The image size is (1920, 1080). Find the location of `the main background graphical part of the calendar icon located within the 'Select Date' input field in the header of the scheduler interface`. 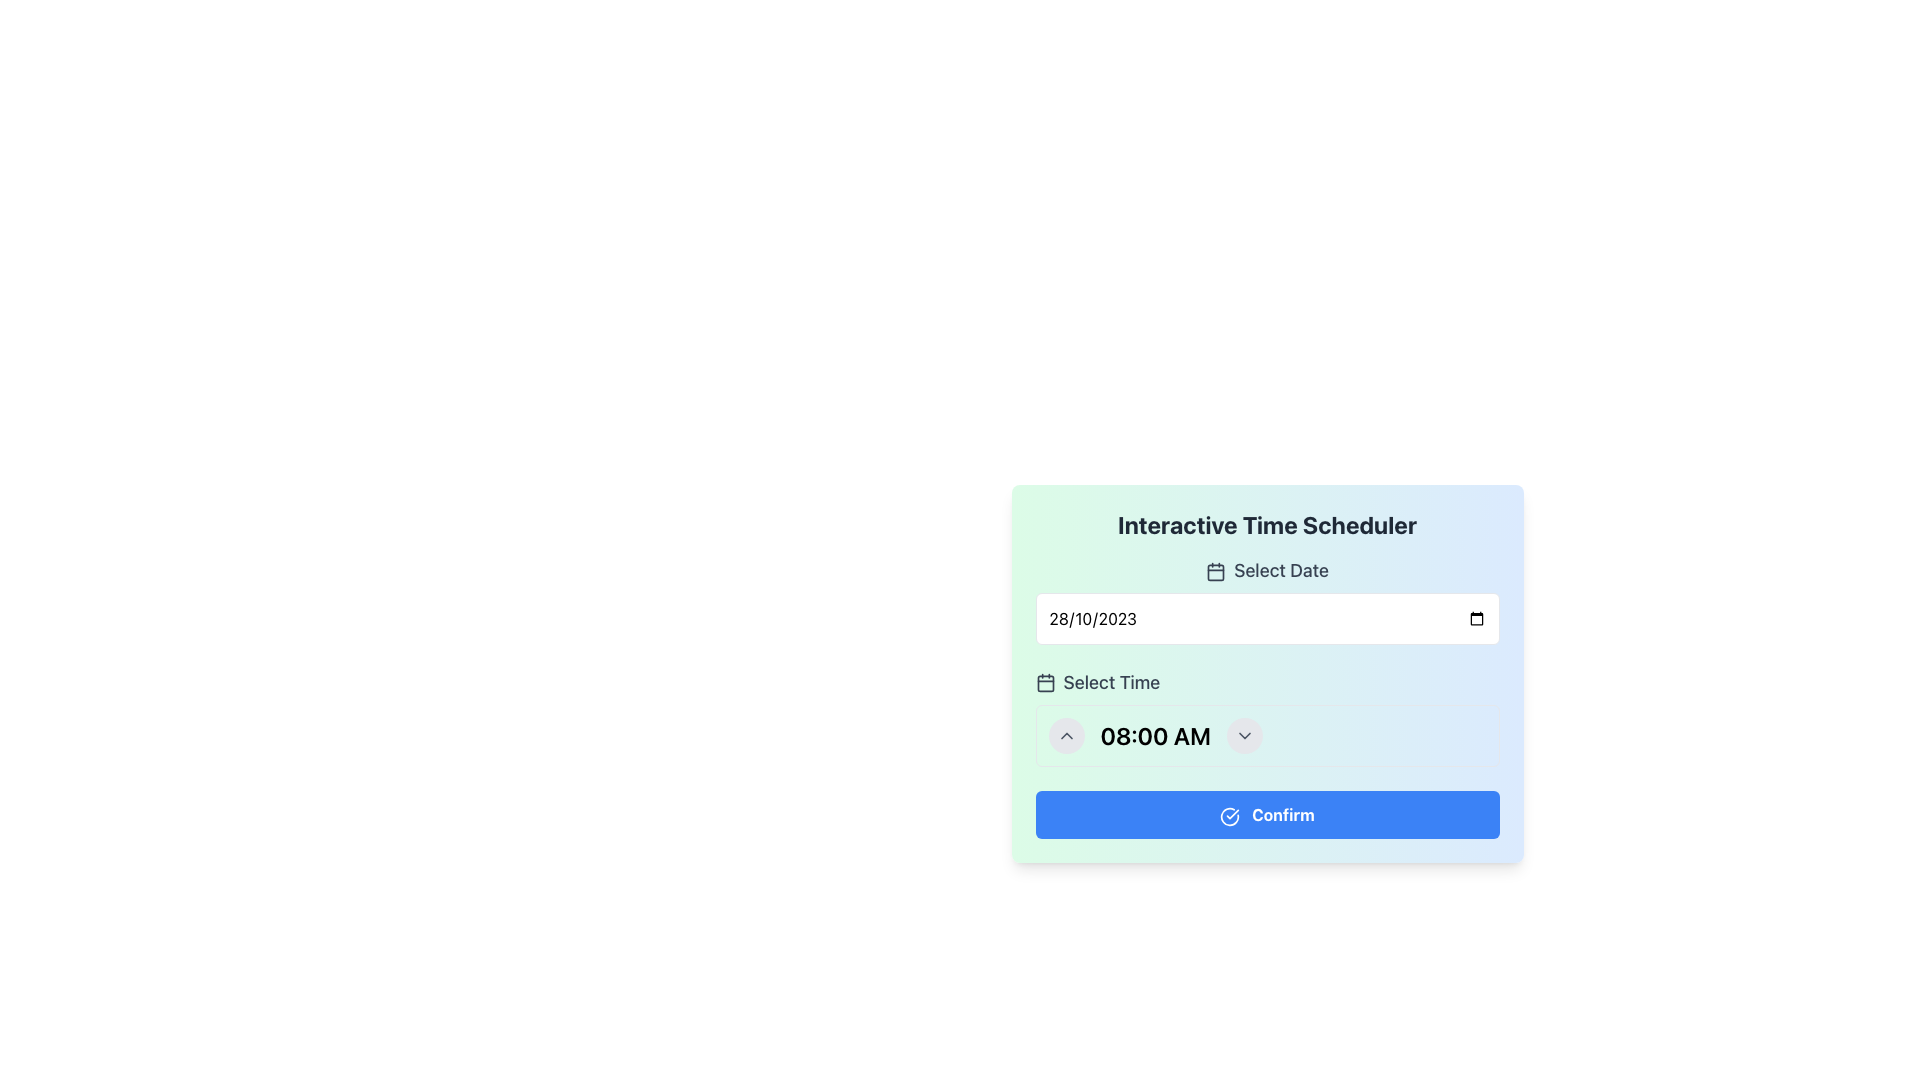

the main background graphical part of the calendar icon located within the 'Select Date' input field in the header of the scheduler interface is located at coordinates (1044, 682).